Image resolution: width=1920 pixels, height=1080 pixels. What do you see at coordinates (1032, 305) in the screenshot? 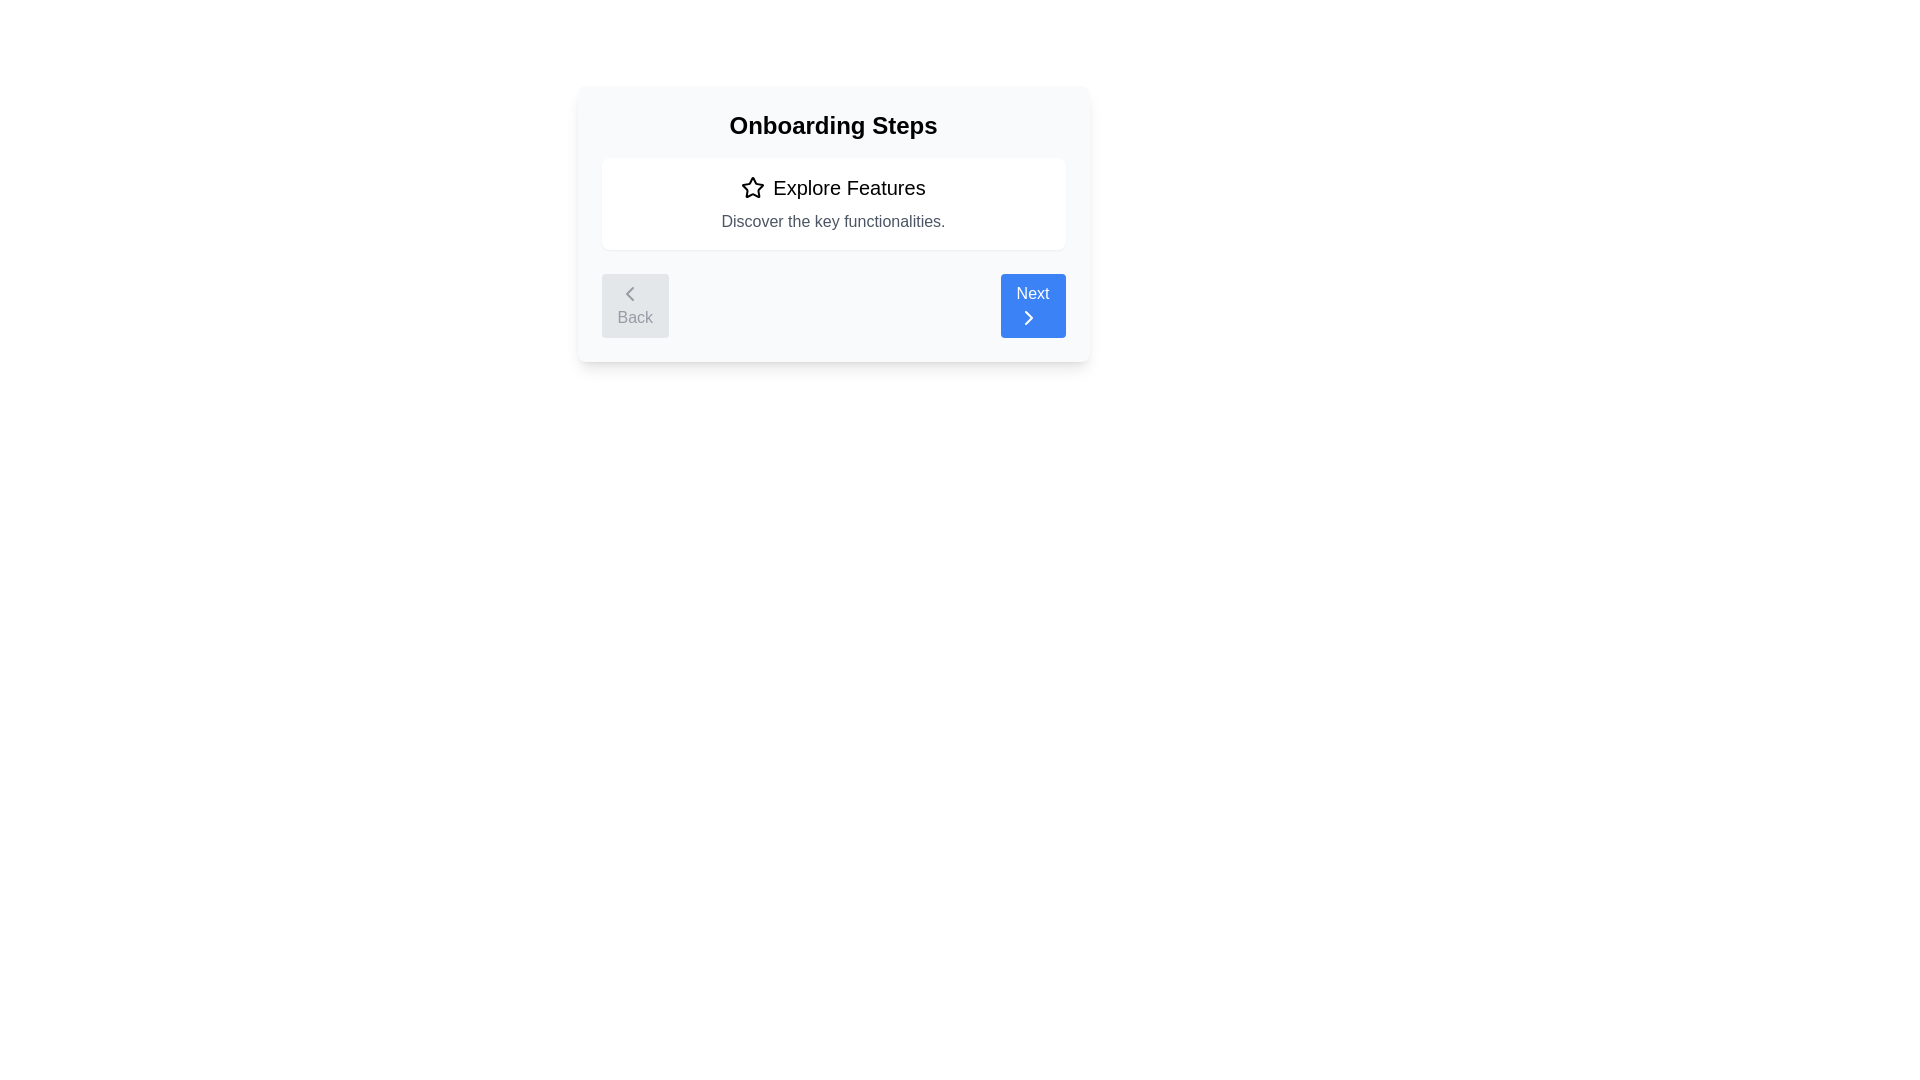
I see `the 'Next' button to navigate to the next step` at bounding box center [1032, 305].